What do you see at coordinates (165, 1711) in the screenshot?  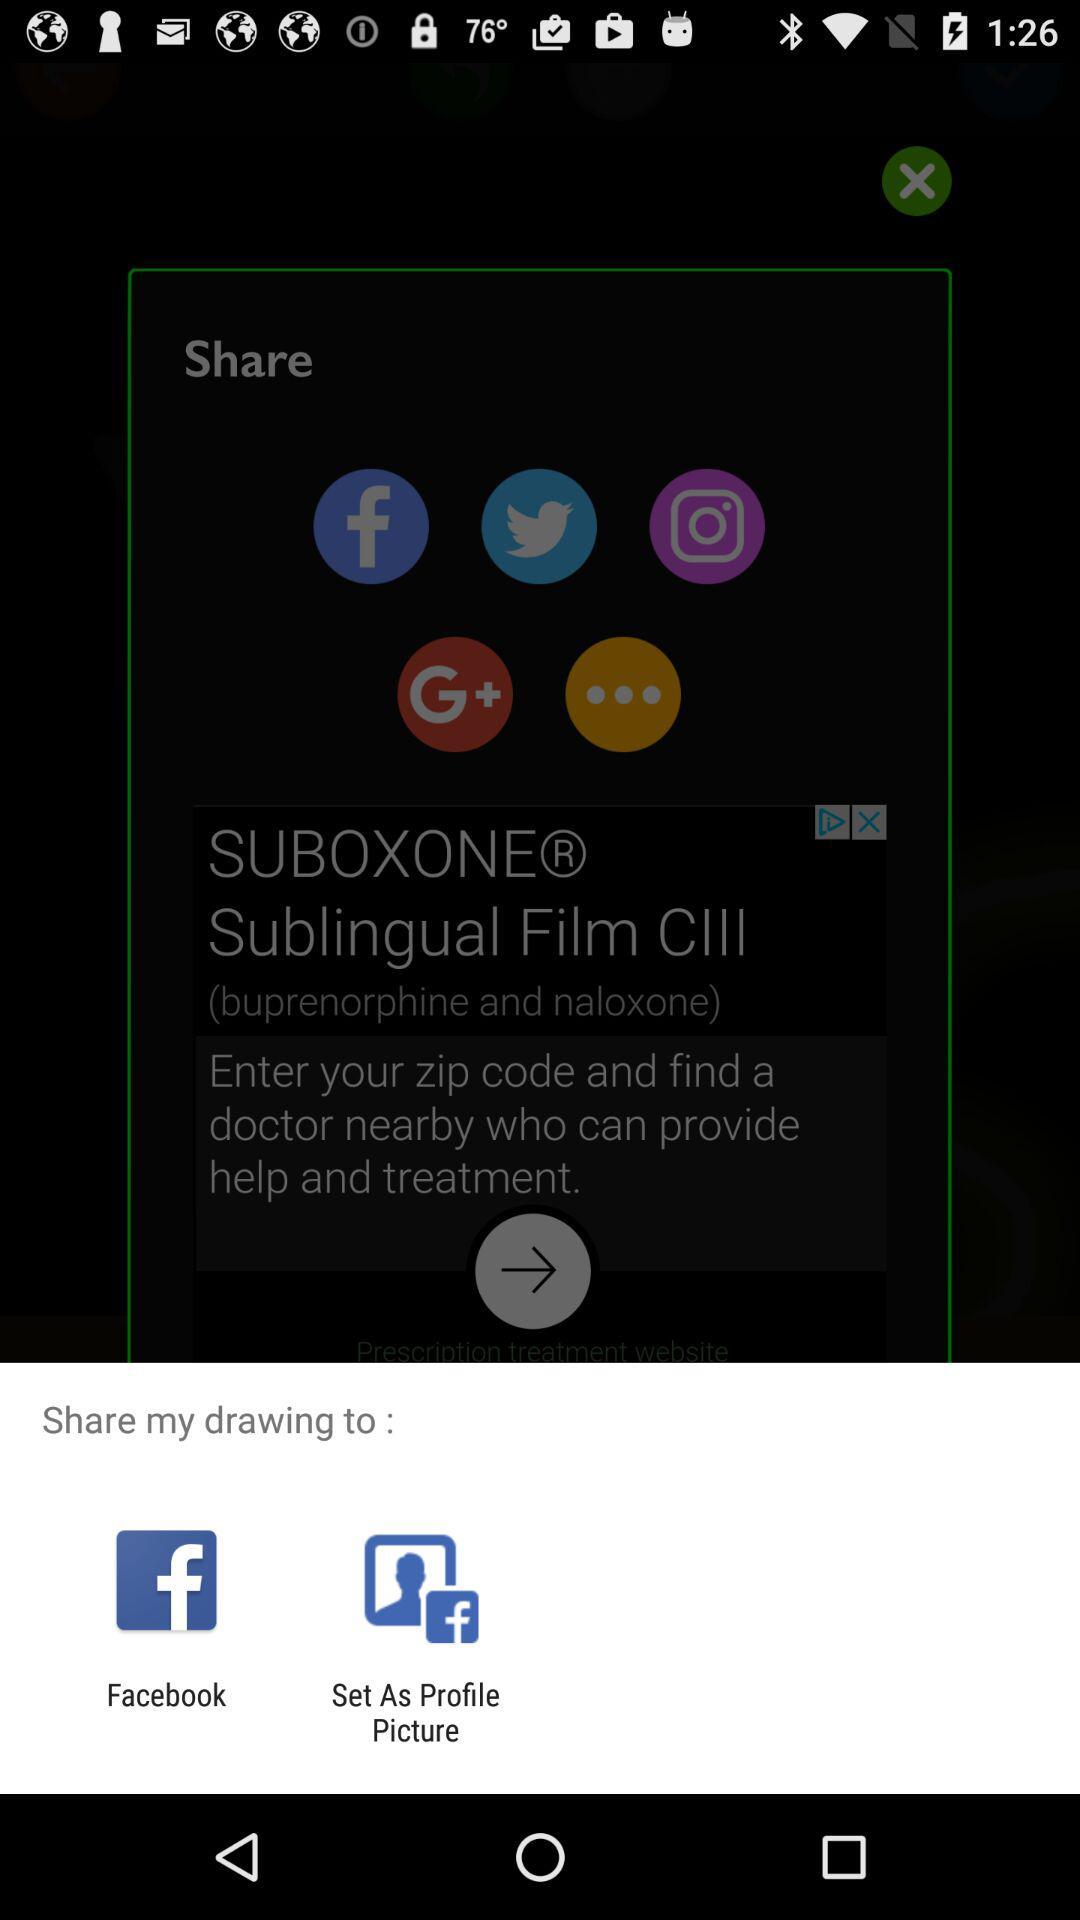 I see `the icon next to the set as profile icon` at bounding box center [165, 1711].